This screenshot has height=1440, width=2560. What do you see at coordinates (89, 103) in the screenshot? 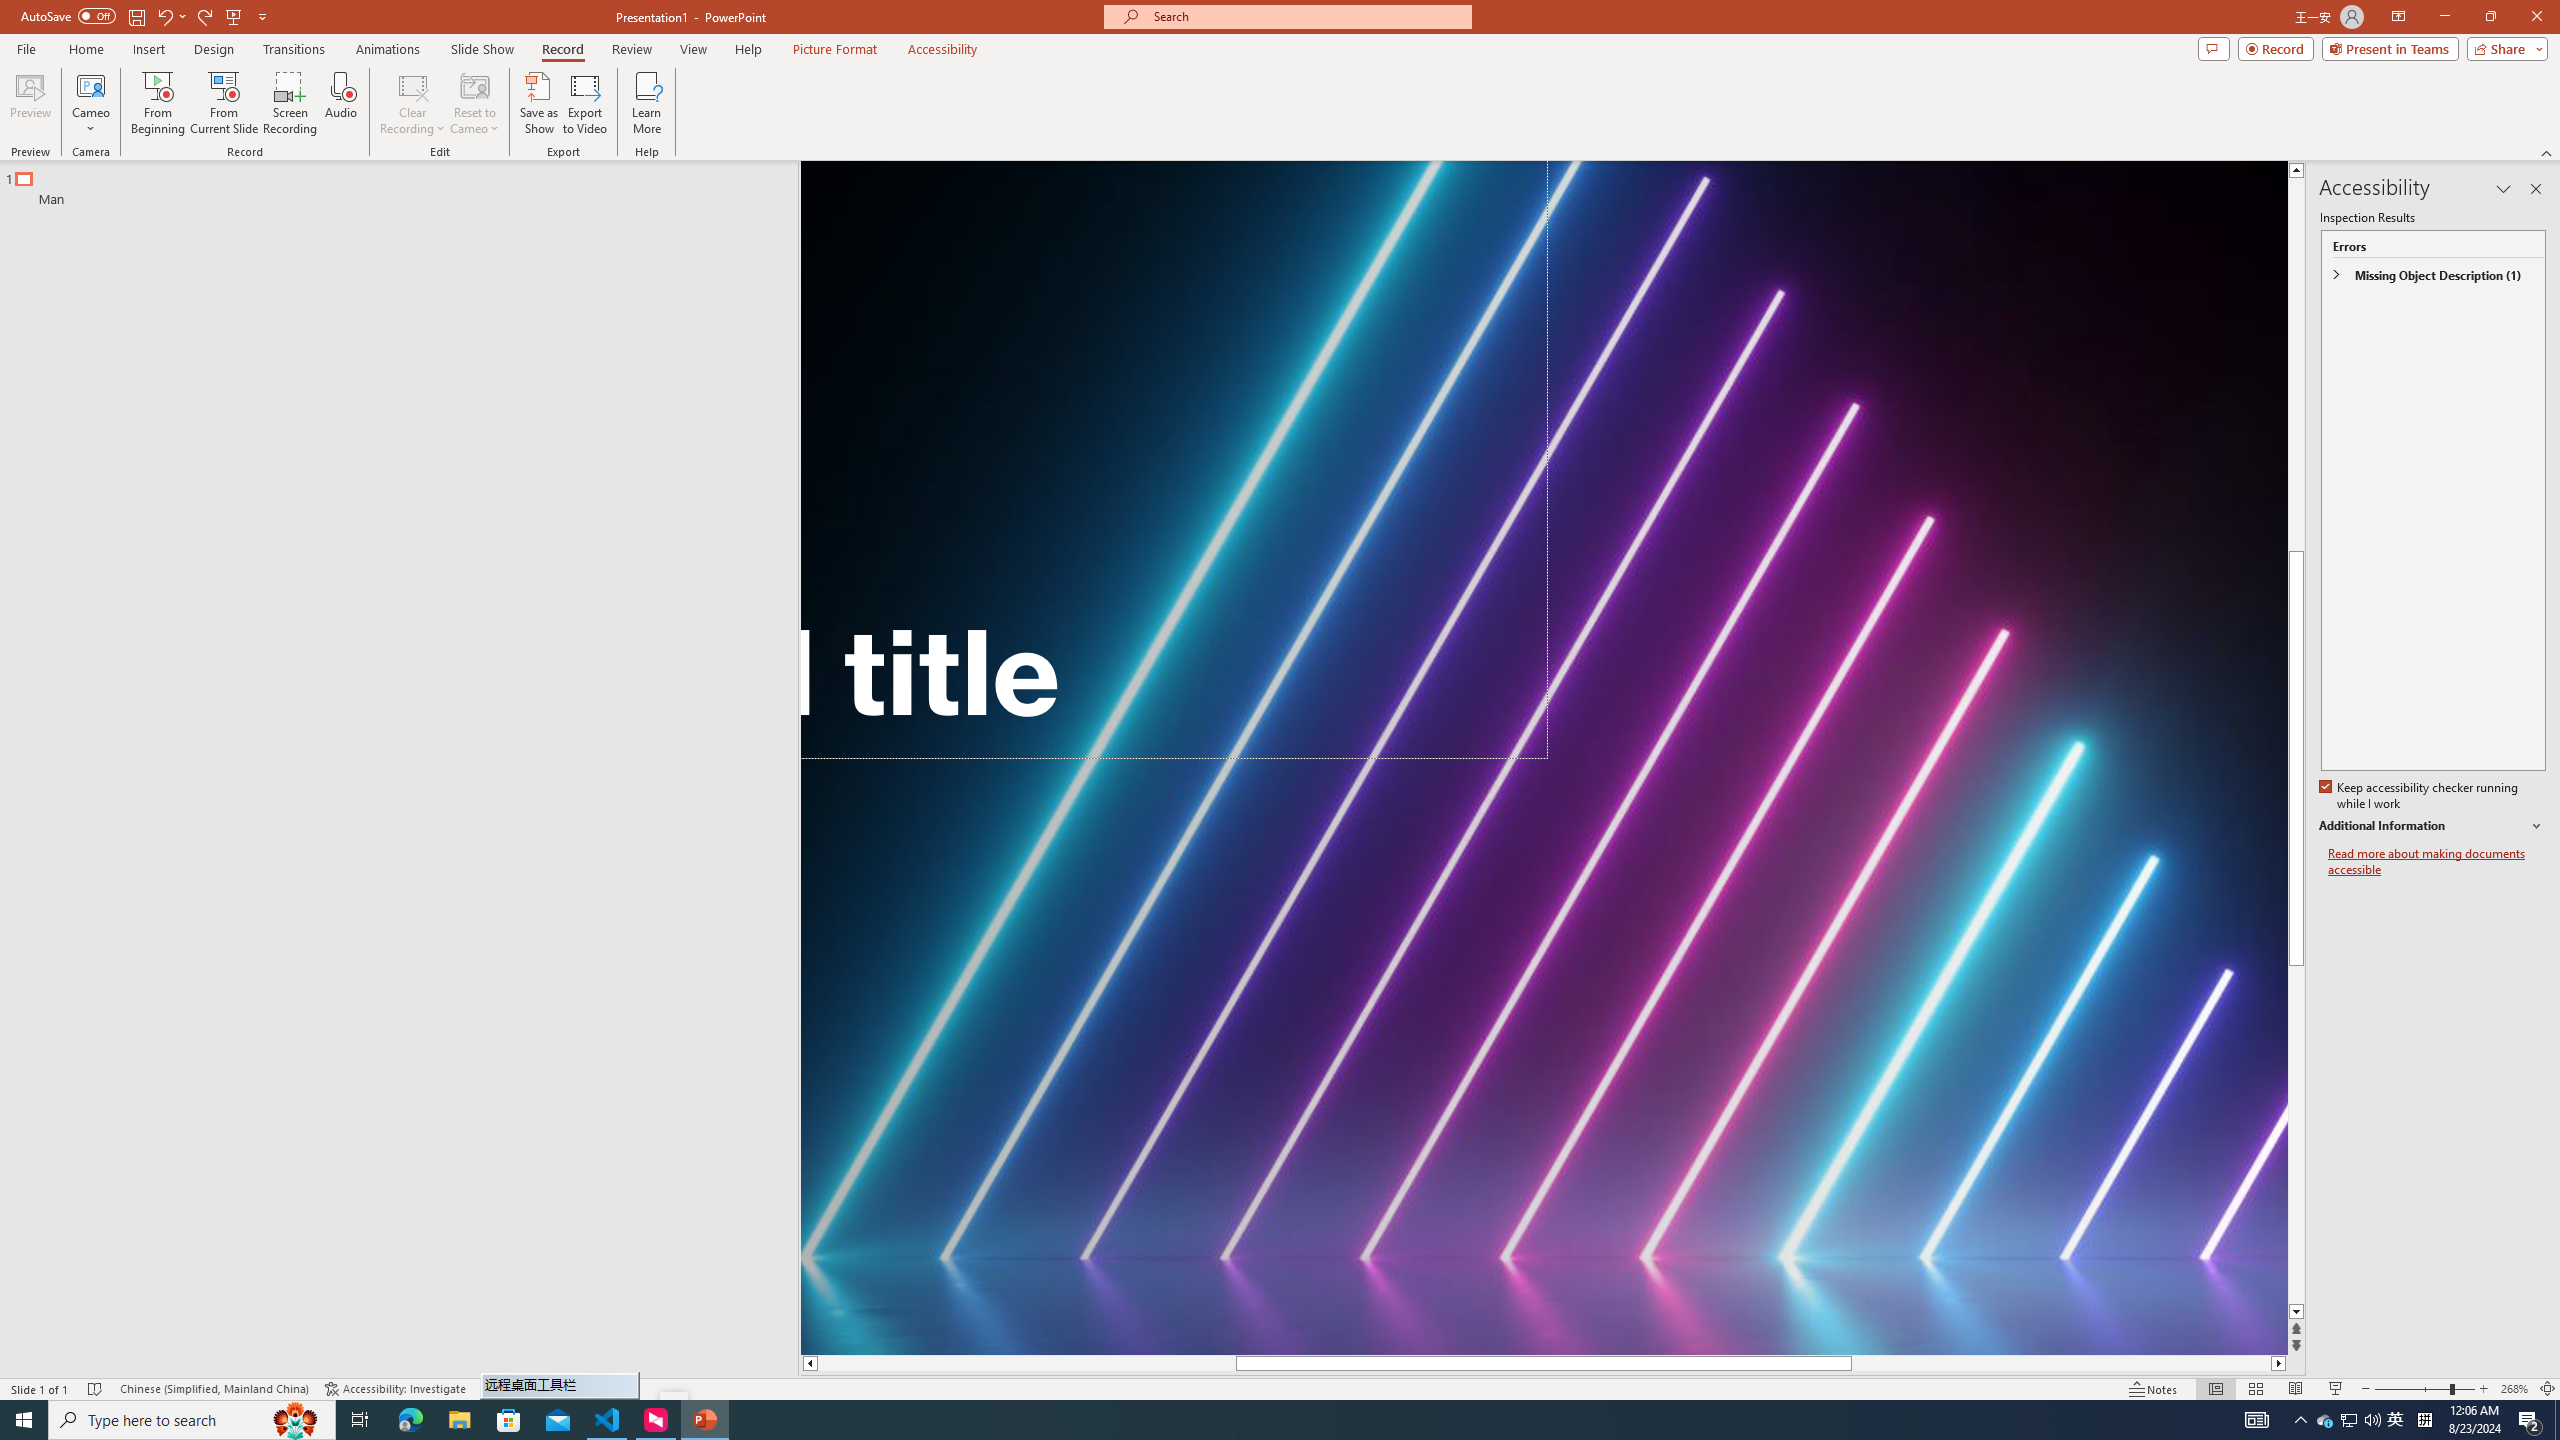
I see `'Cameo'` at bounding box center [89, 103].